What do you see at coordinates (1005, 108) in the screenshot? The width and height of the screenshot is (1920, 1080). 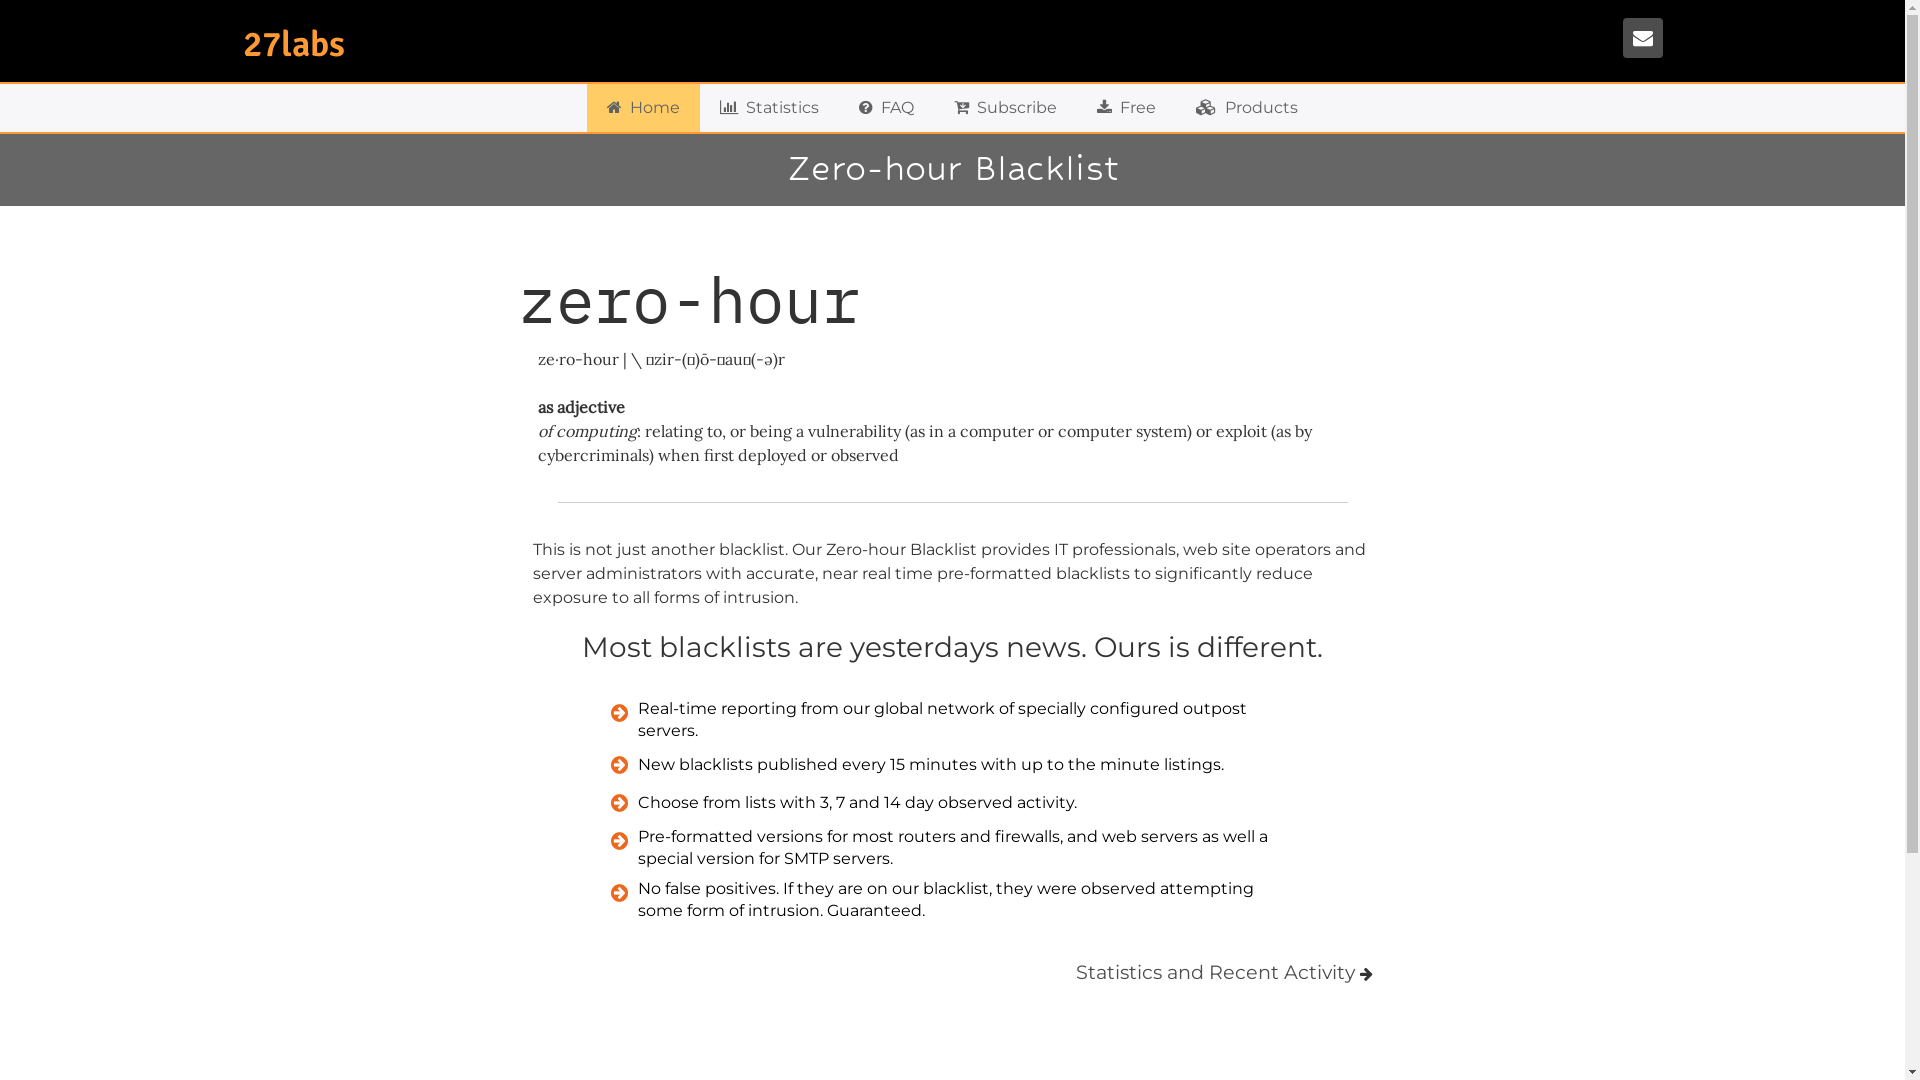 I see `'Subscribe'` at bounding box center [1005, 108].